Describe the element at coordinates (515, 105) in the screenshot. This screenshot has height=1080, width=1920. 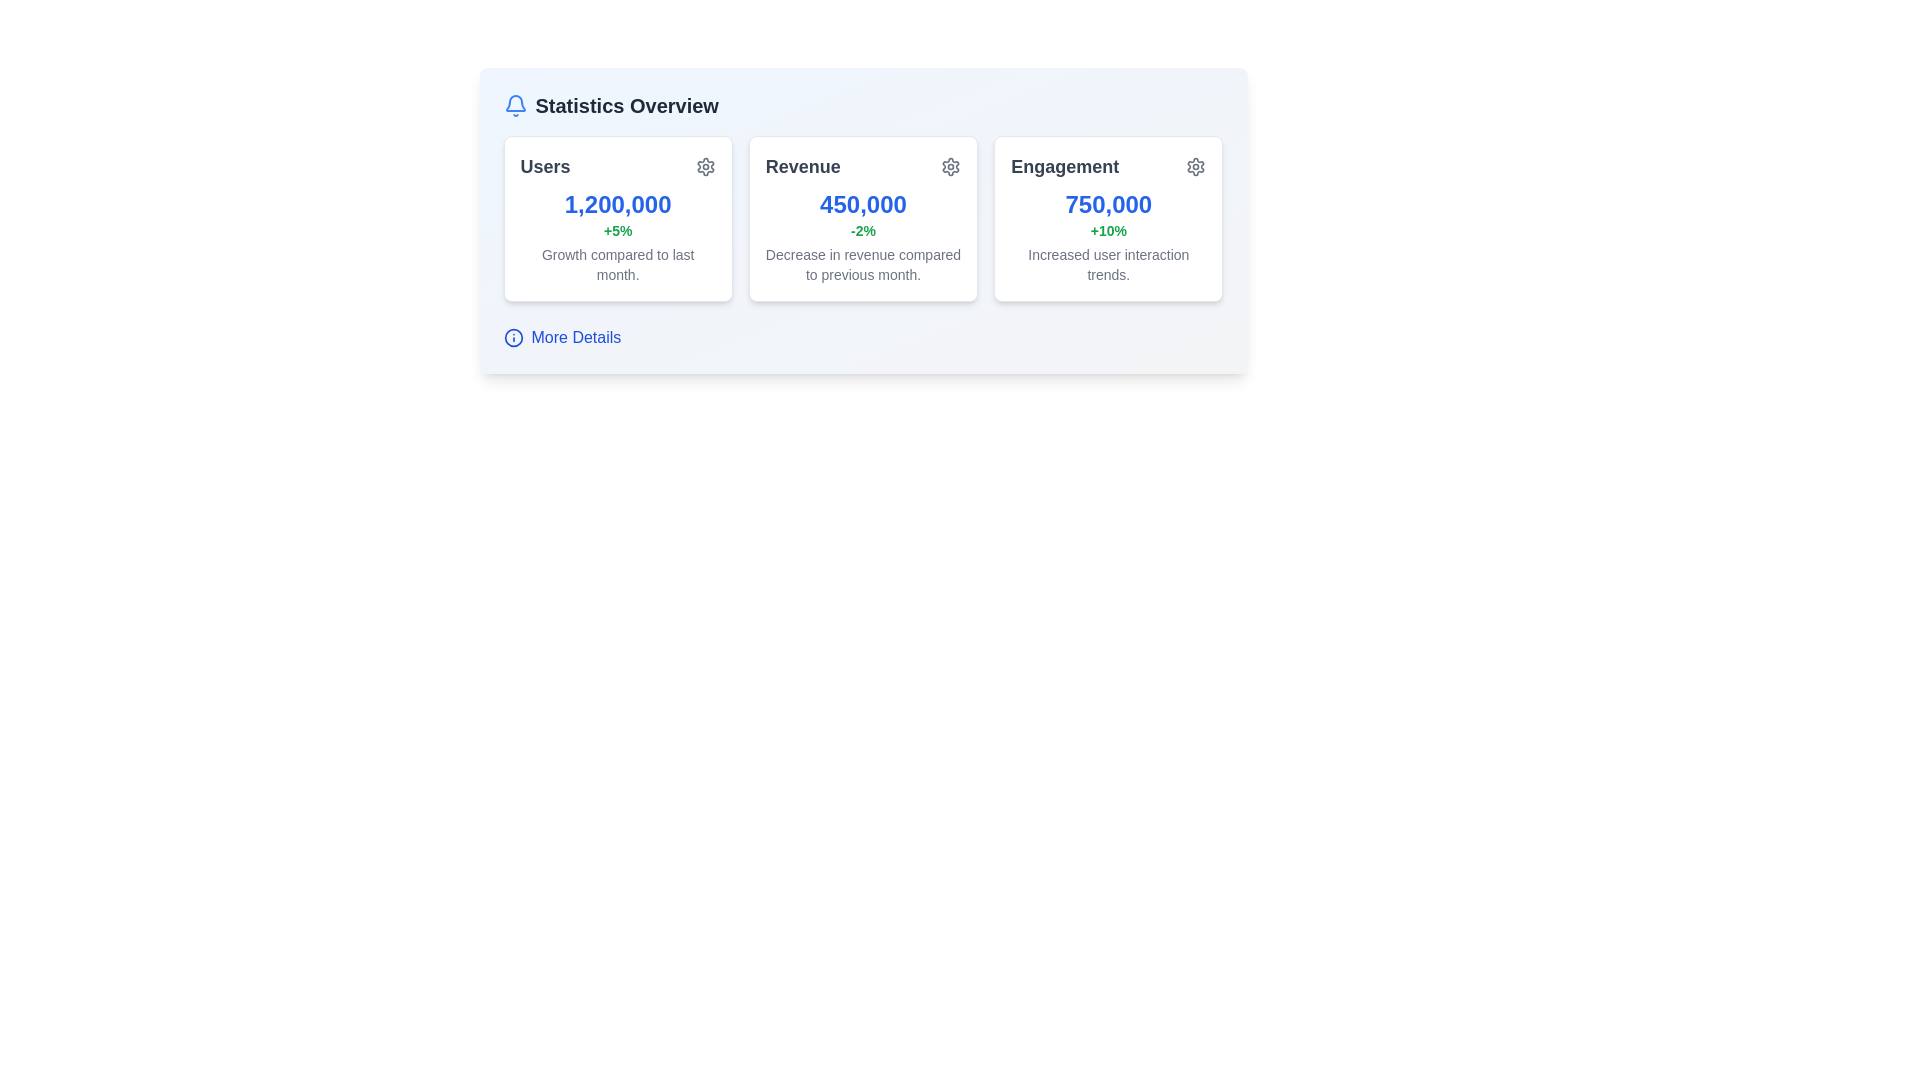
I see `the blue bell icon representing notification functionality, located to the far left of the 'Statistics Overview' section` at that location.